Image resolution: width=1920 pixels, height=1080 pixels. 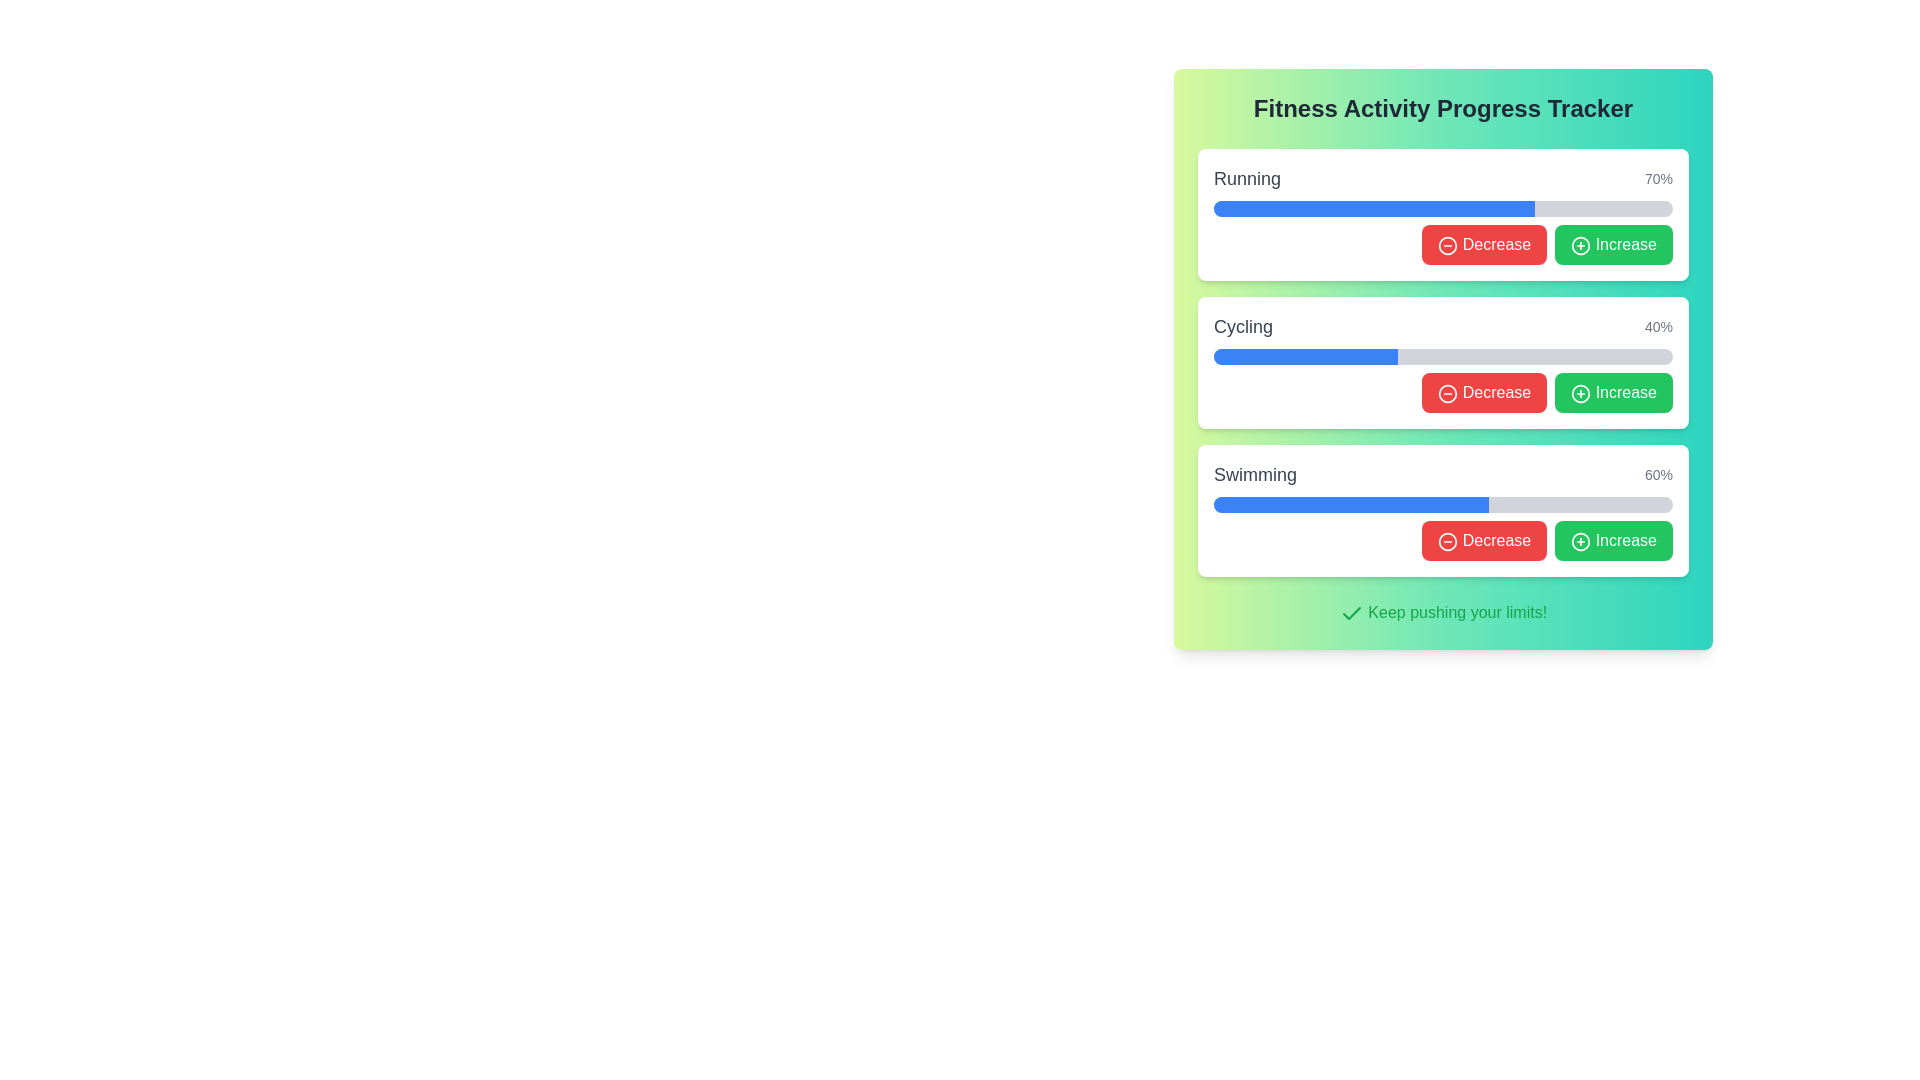 I want to click on the red button labeled 'Decrease', which is positioned to the right of a progress bar, so click(x=1484, y=244).